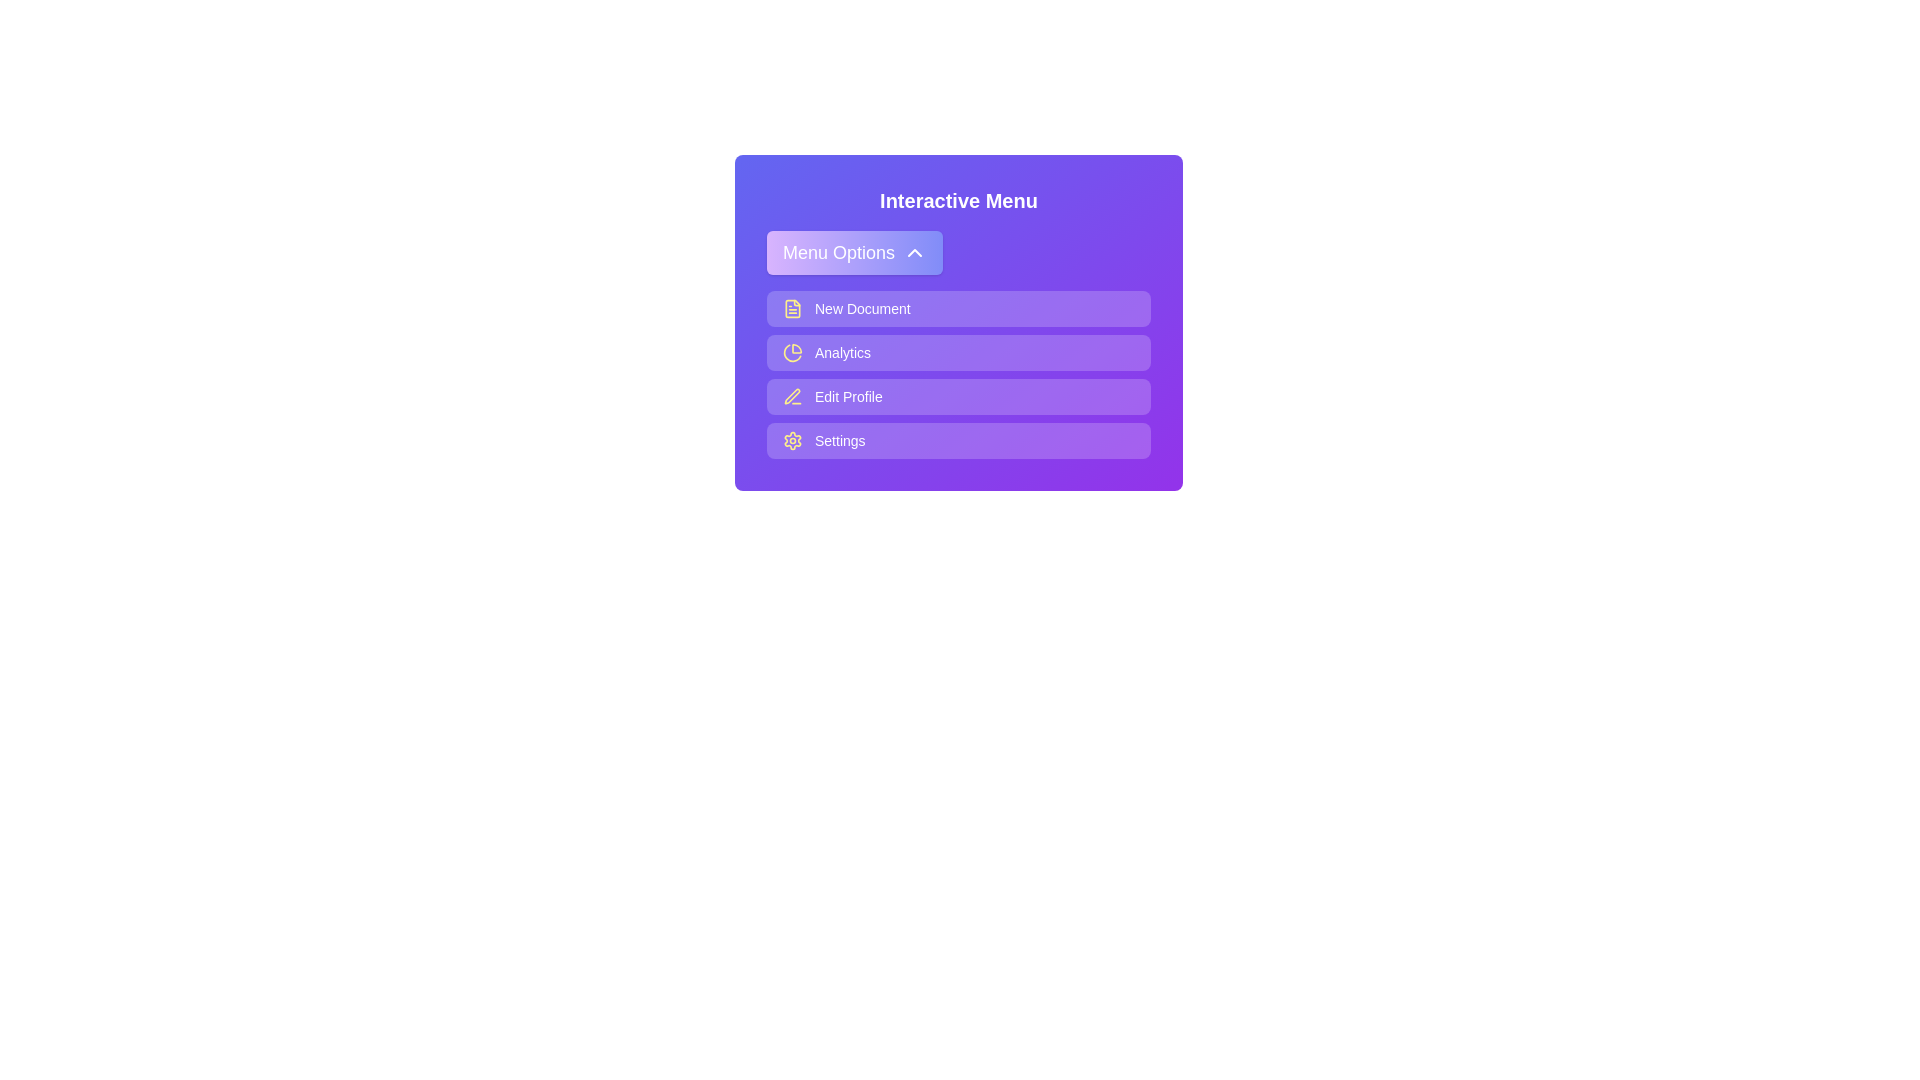  I want to click on the gear-like icon representing settings, which is the leftmost icon associated with the 'Settings' text in the menu, so click(791, 439).